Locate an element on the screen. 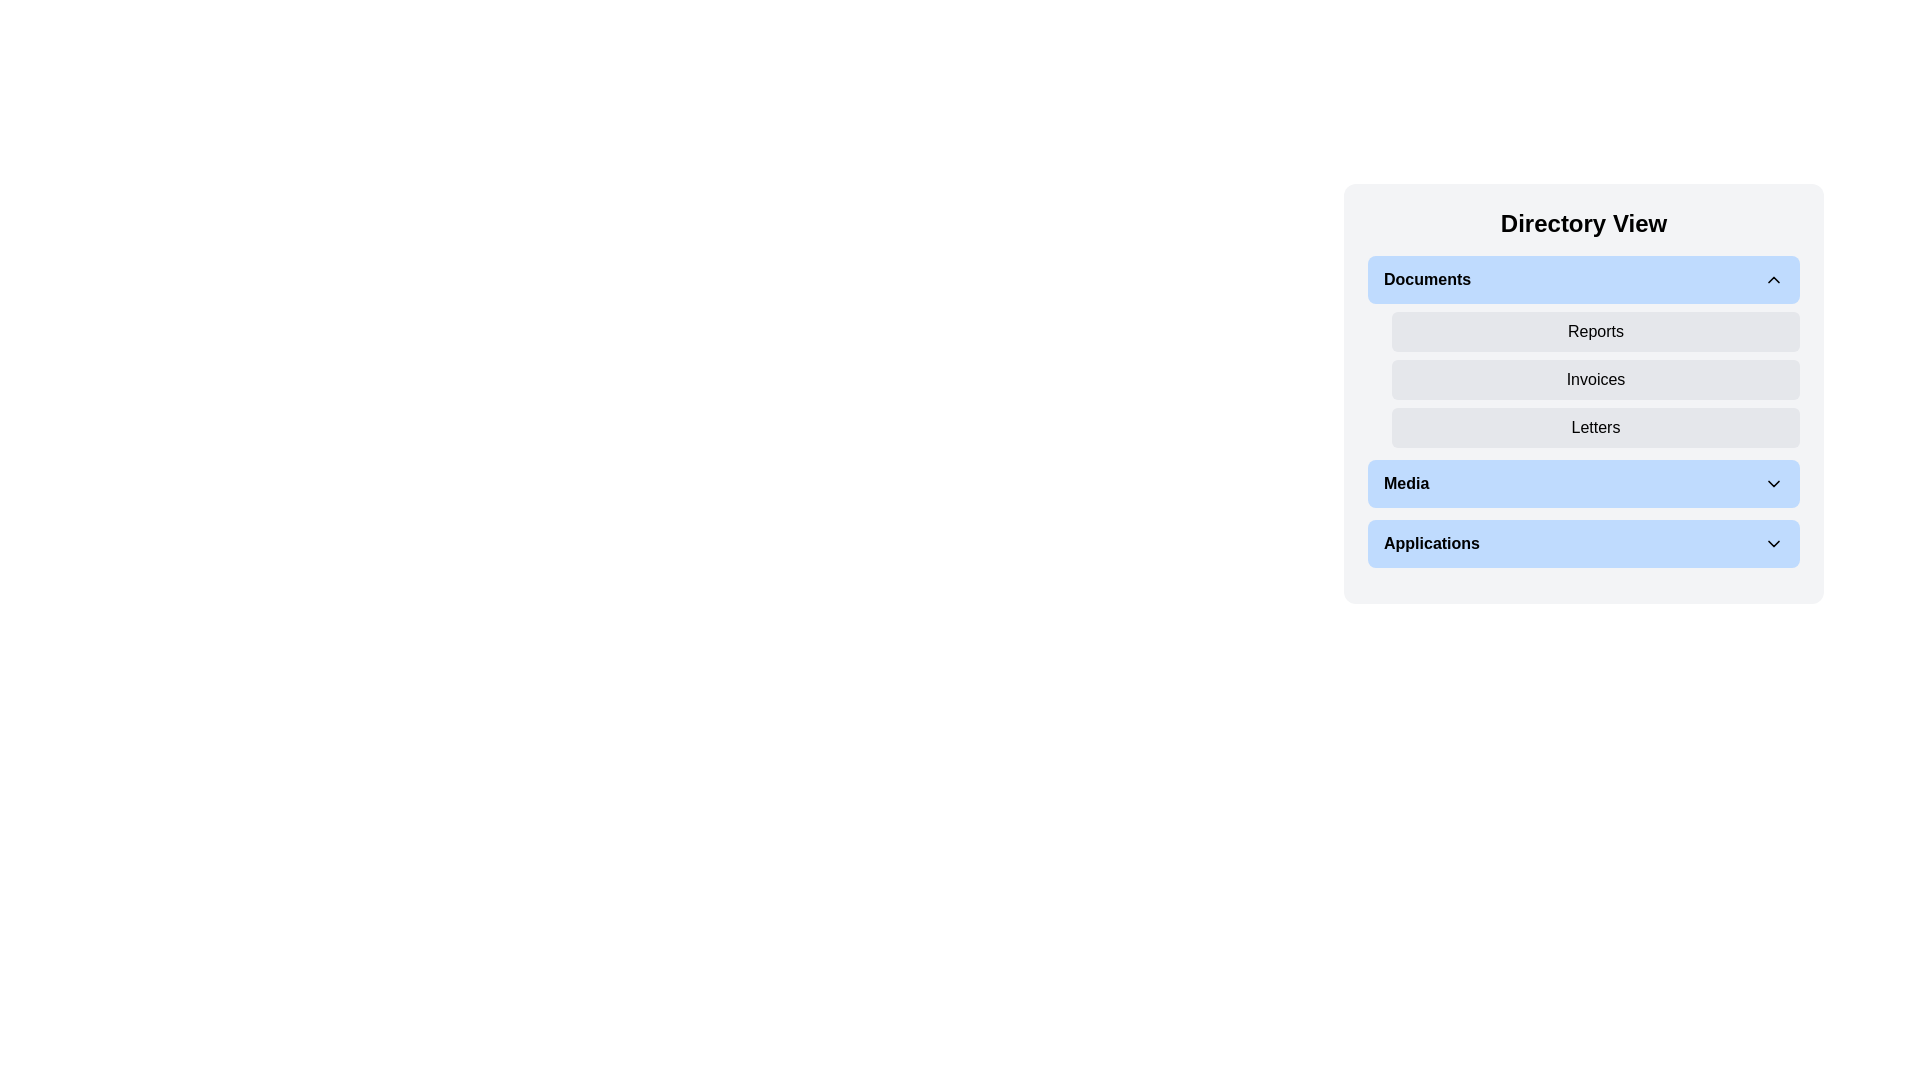  the downward-pointing chevron icon within the blue 'Applications' button in the 'Directory View' panel is located at coordinates (1774, 543).